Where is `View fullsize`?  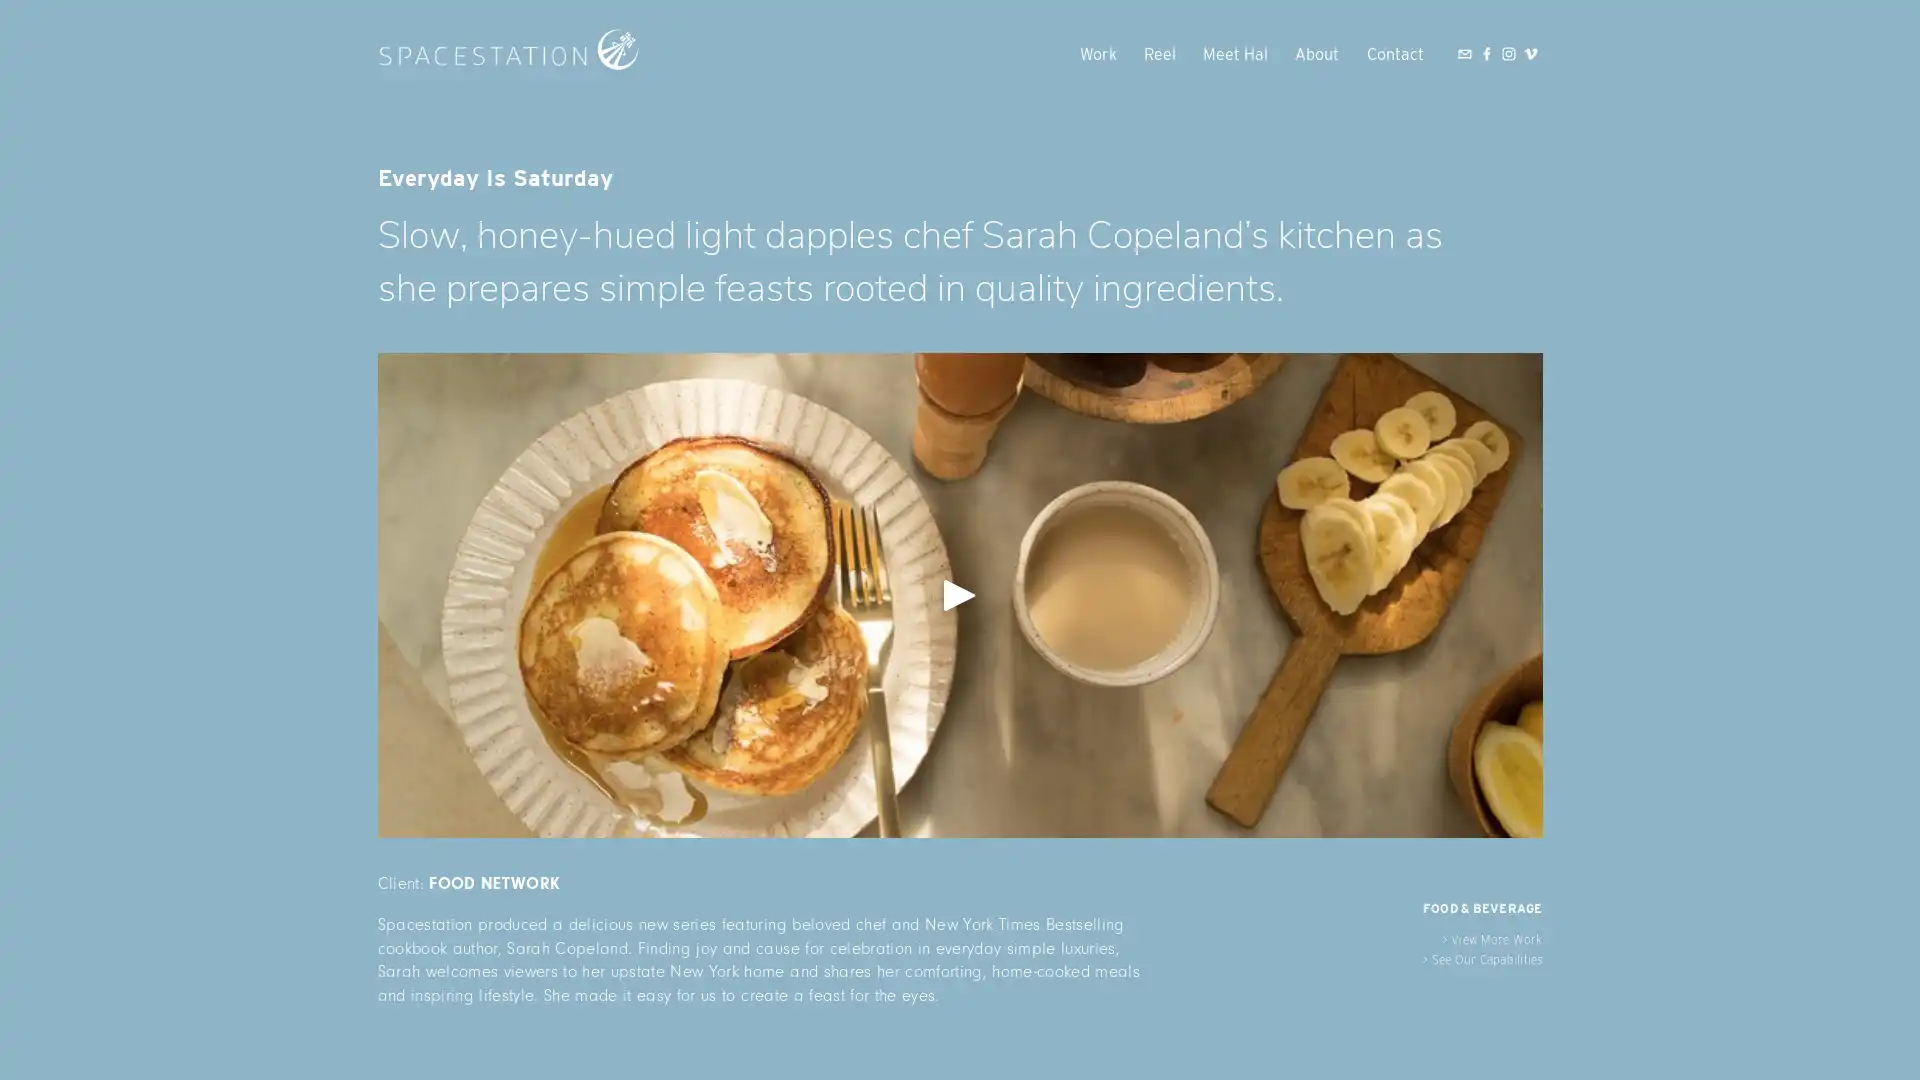
View fullsize is located at coordinates (958, 593).